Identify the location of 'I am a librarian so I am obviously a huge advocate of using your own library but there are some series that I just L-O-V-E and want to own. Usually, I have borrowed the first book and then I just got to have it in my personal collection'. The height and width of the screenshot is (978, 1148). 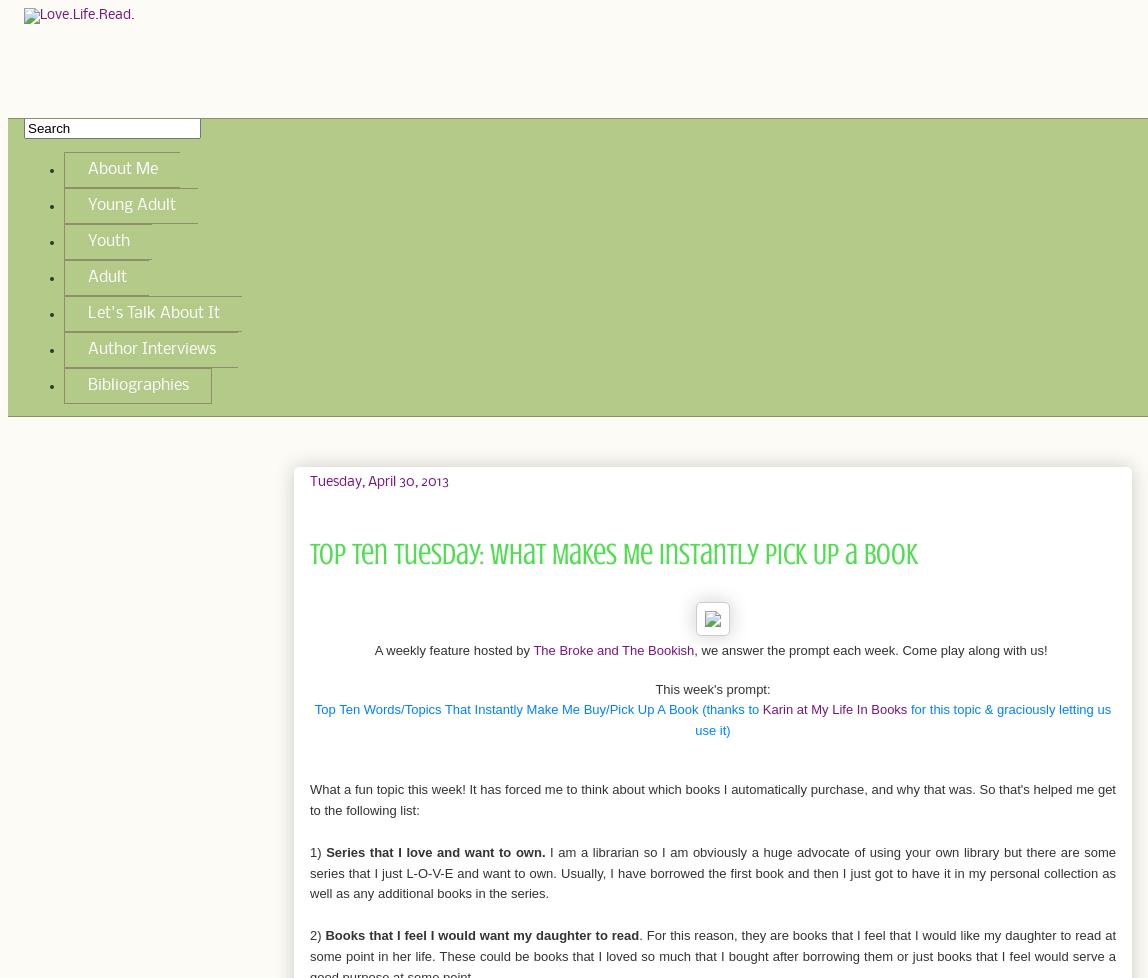
(712, 861).